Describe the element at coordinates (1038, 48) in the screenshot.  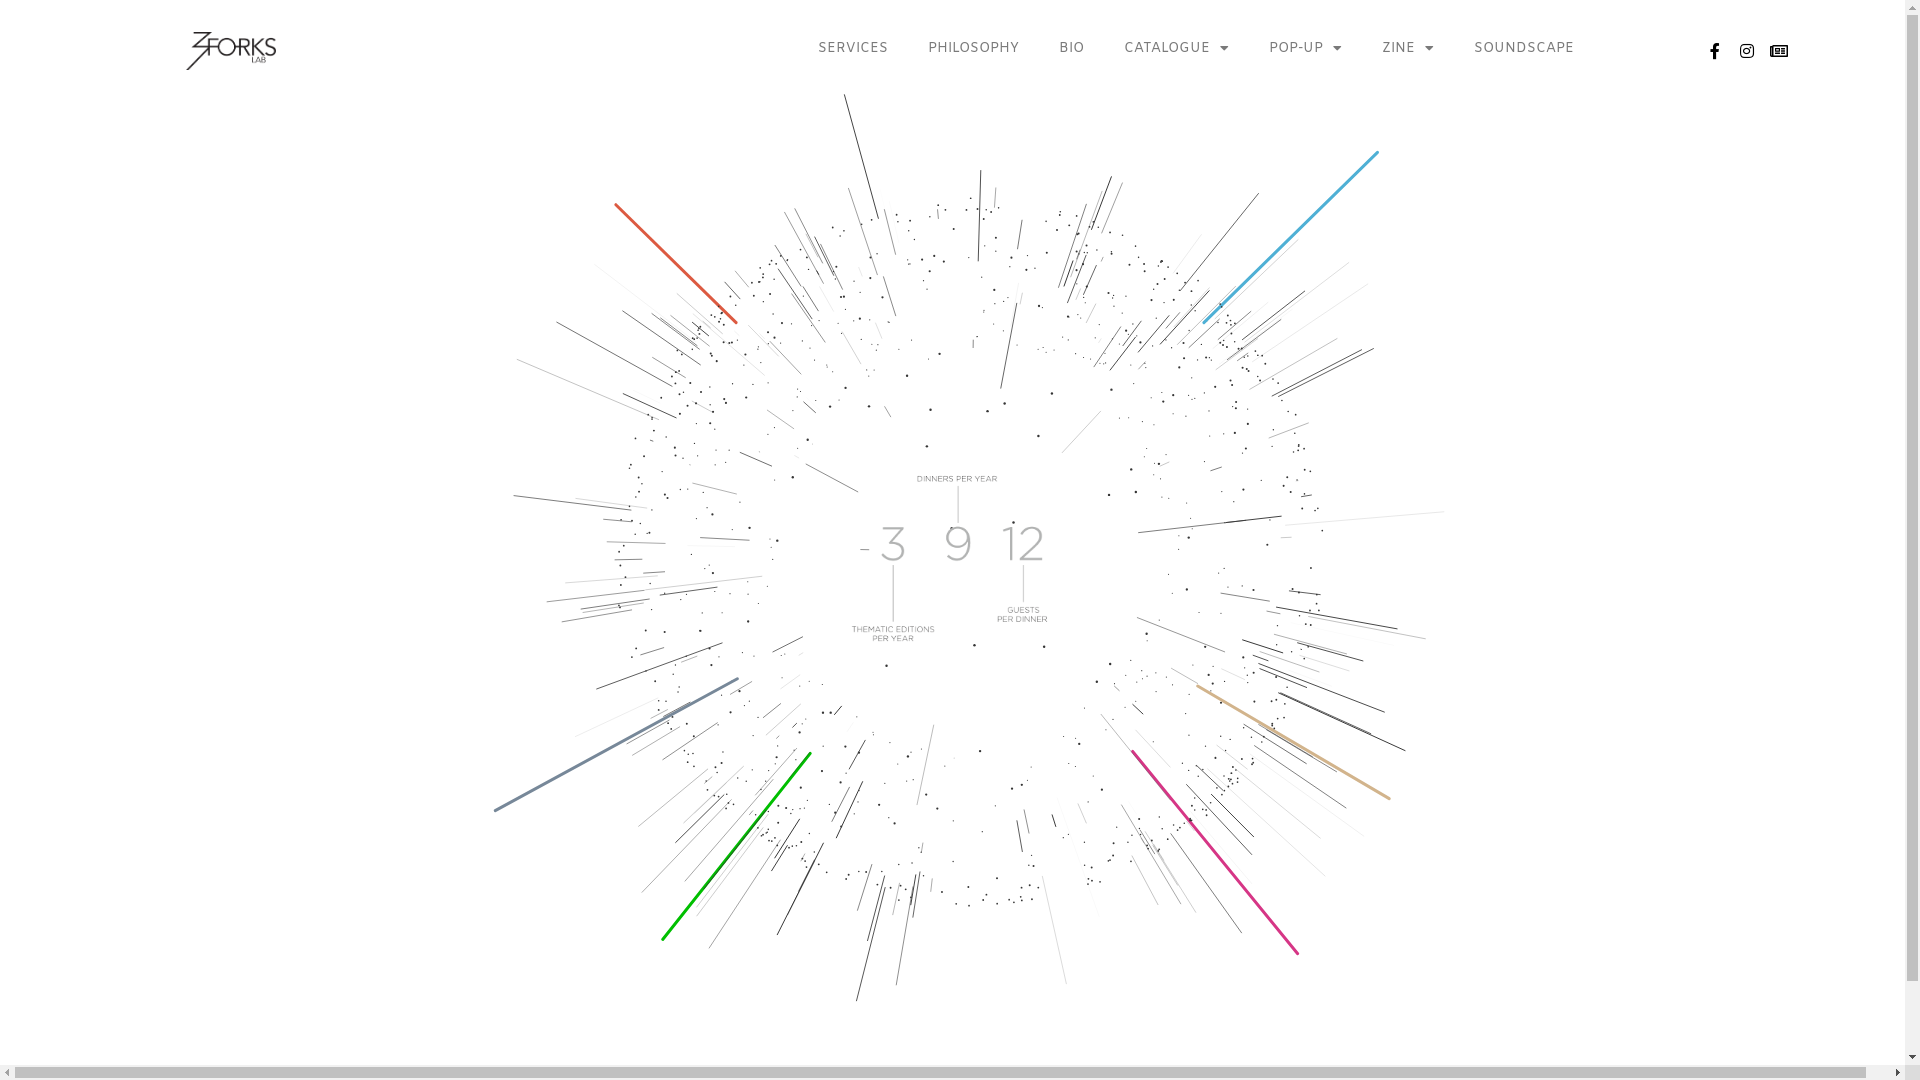
I see `'BIO'` at that location.